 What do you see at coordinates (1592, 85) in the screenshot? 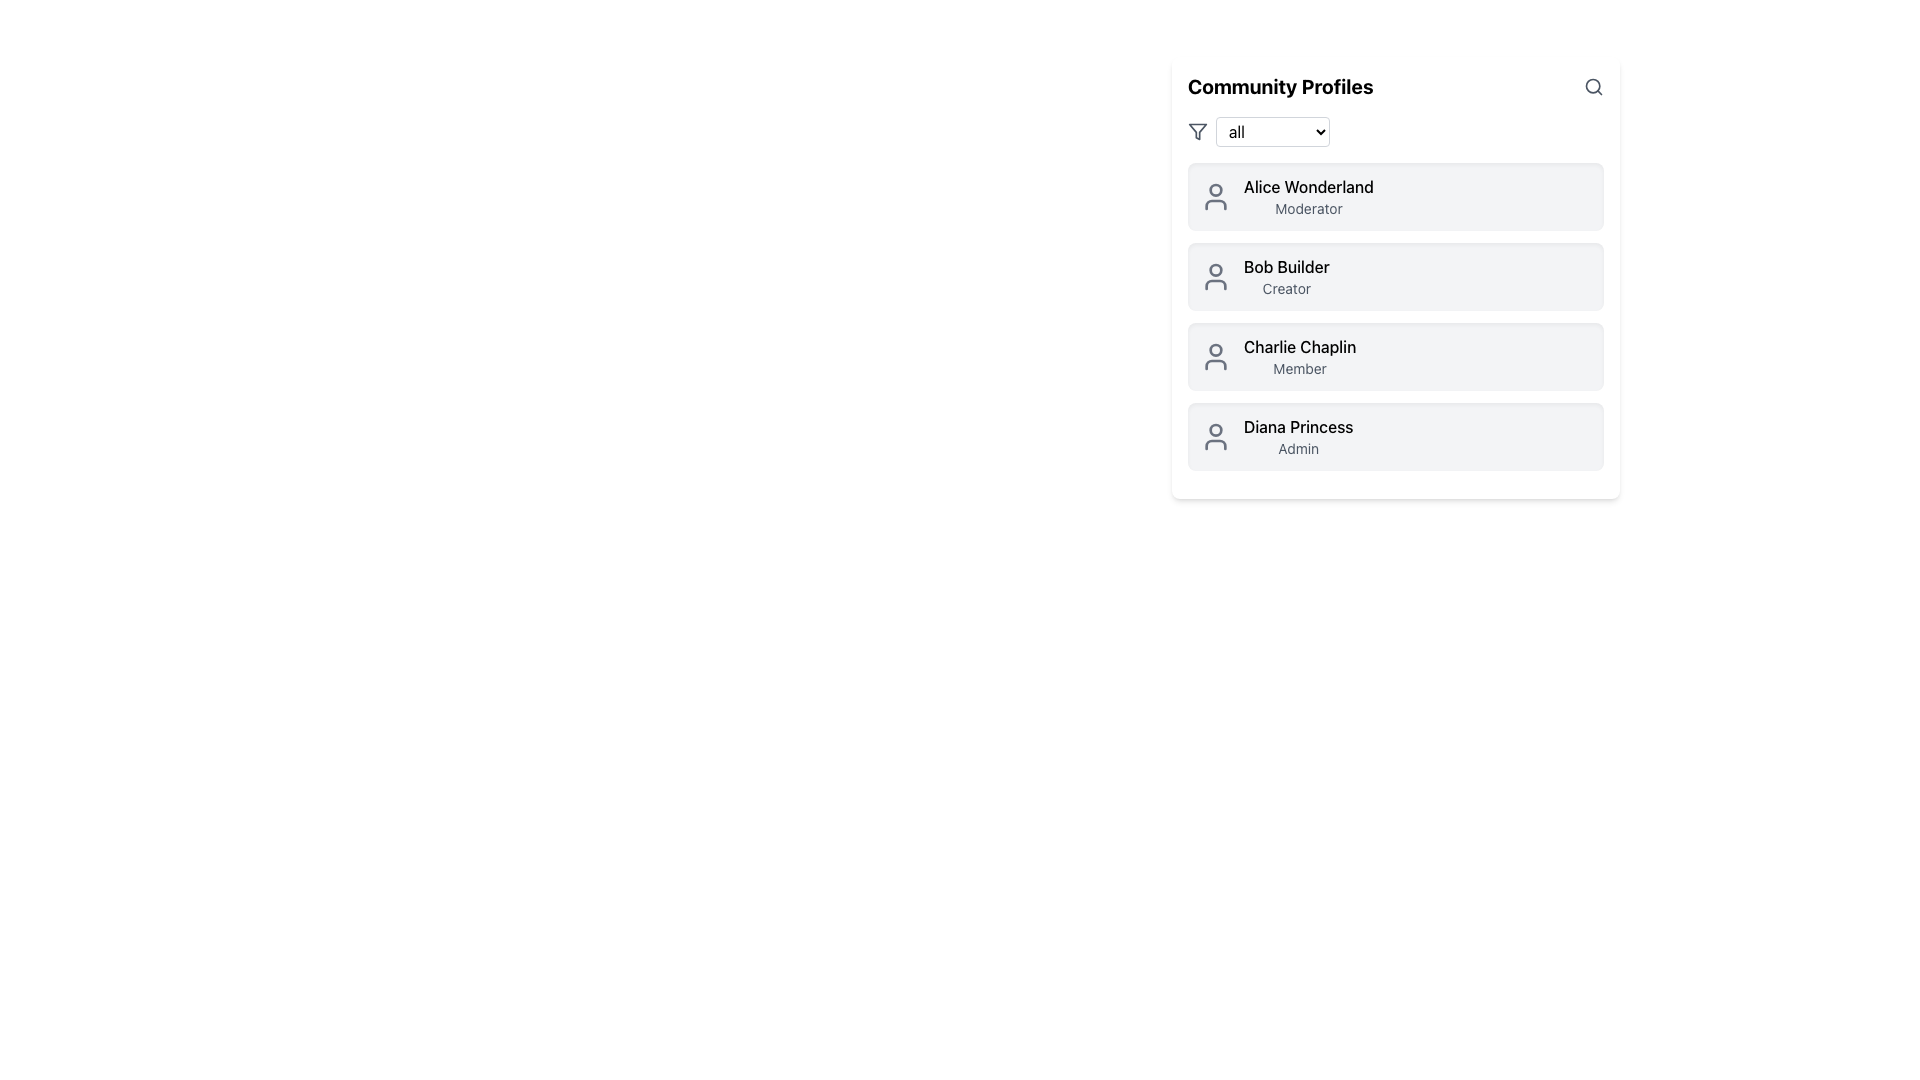
I see `SVG circle element representing the search icon located in the top right corner of the interface using developer tools` at bounding box center [1592, 85].